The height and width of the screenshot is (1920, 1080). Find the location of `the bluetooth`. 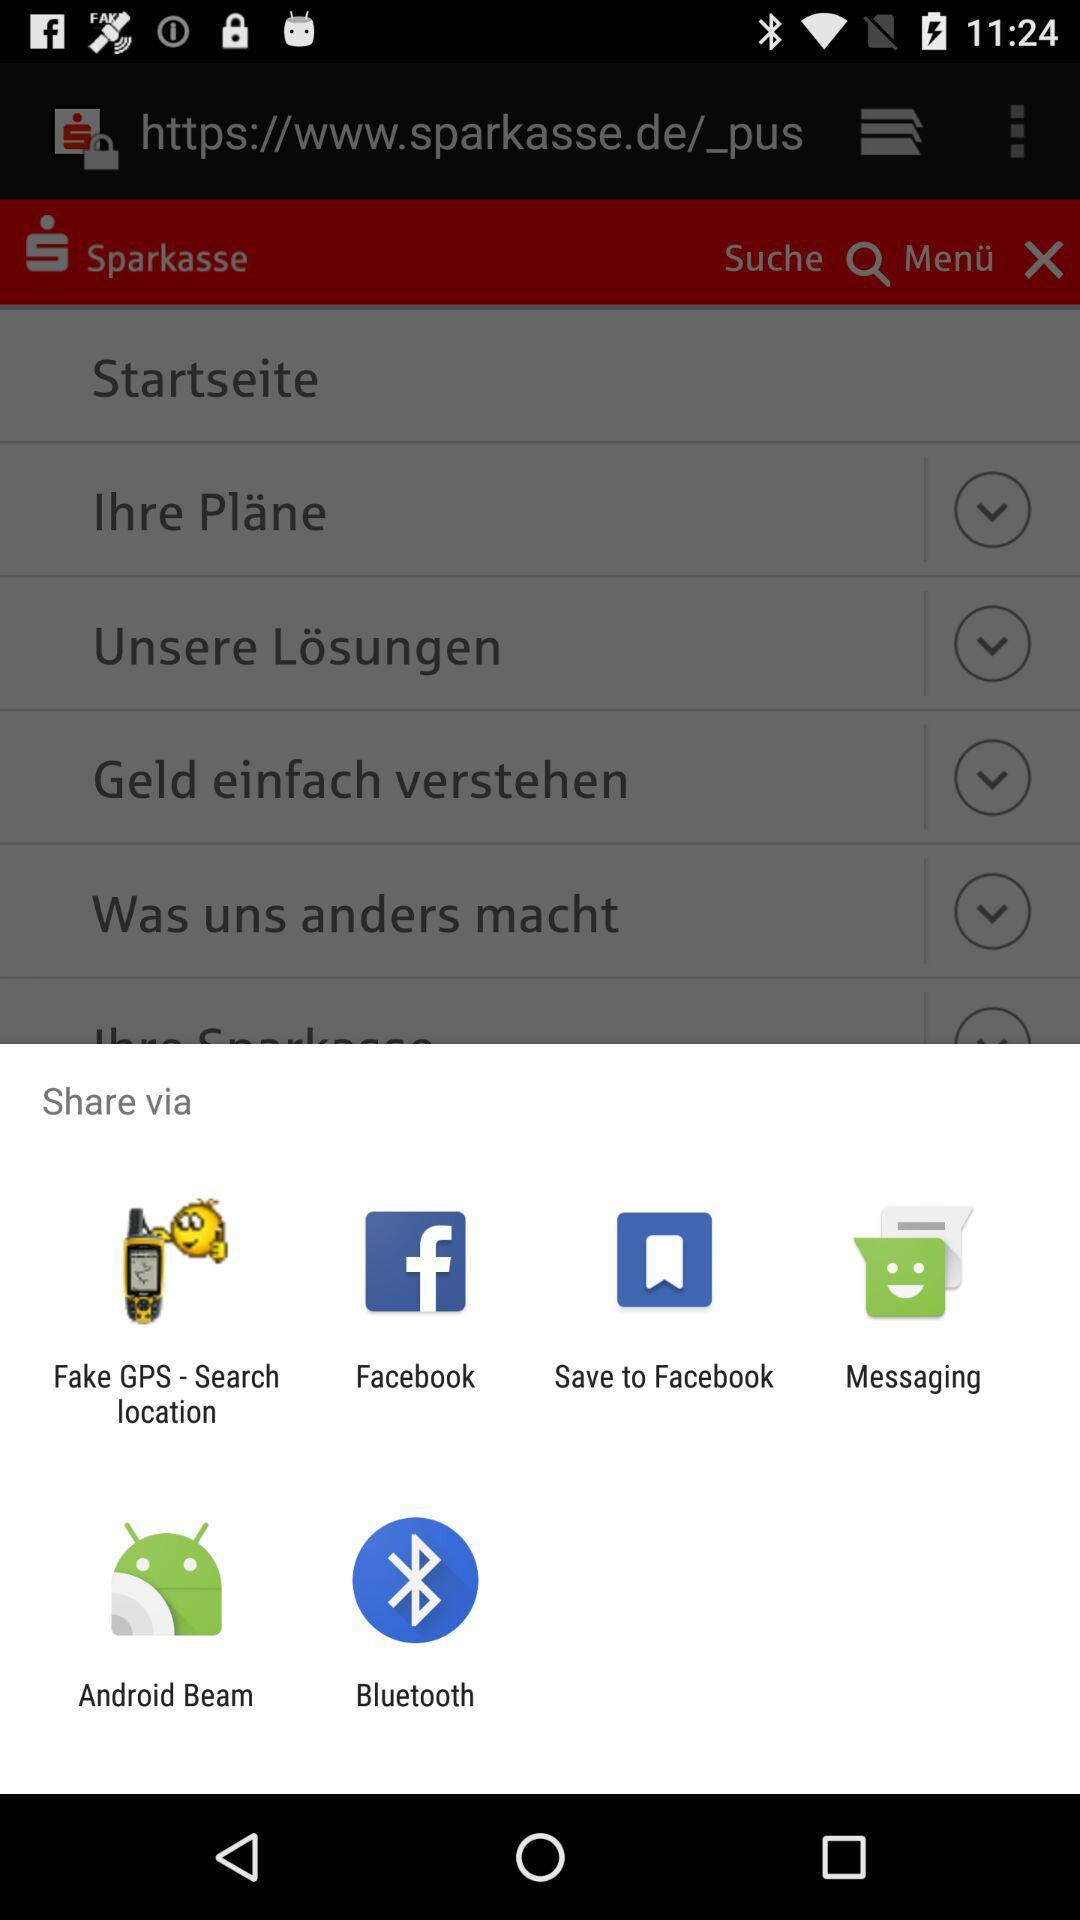

the bluetooth is located at coordinates (414, 1711).